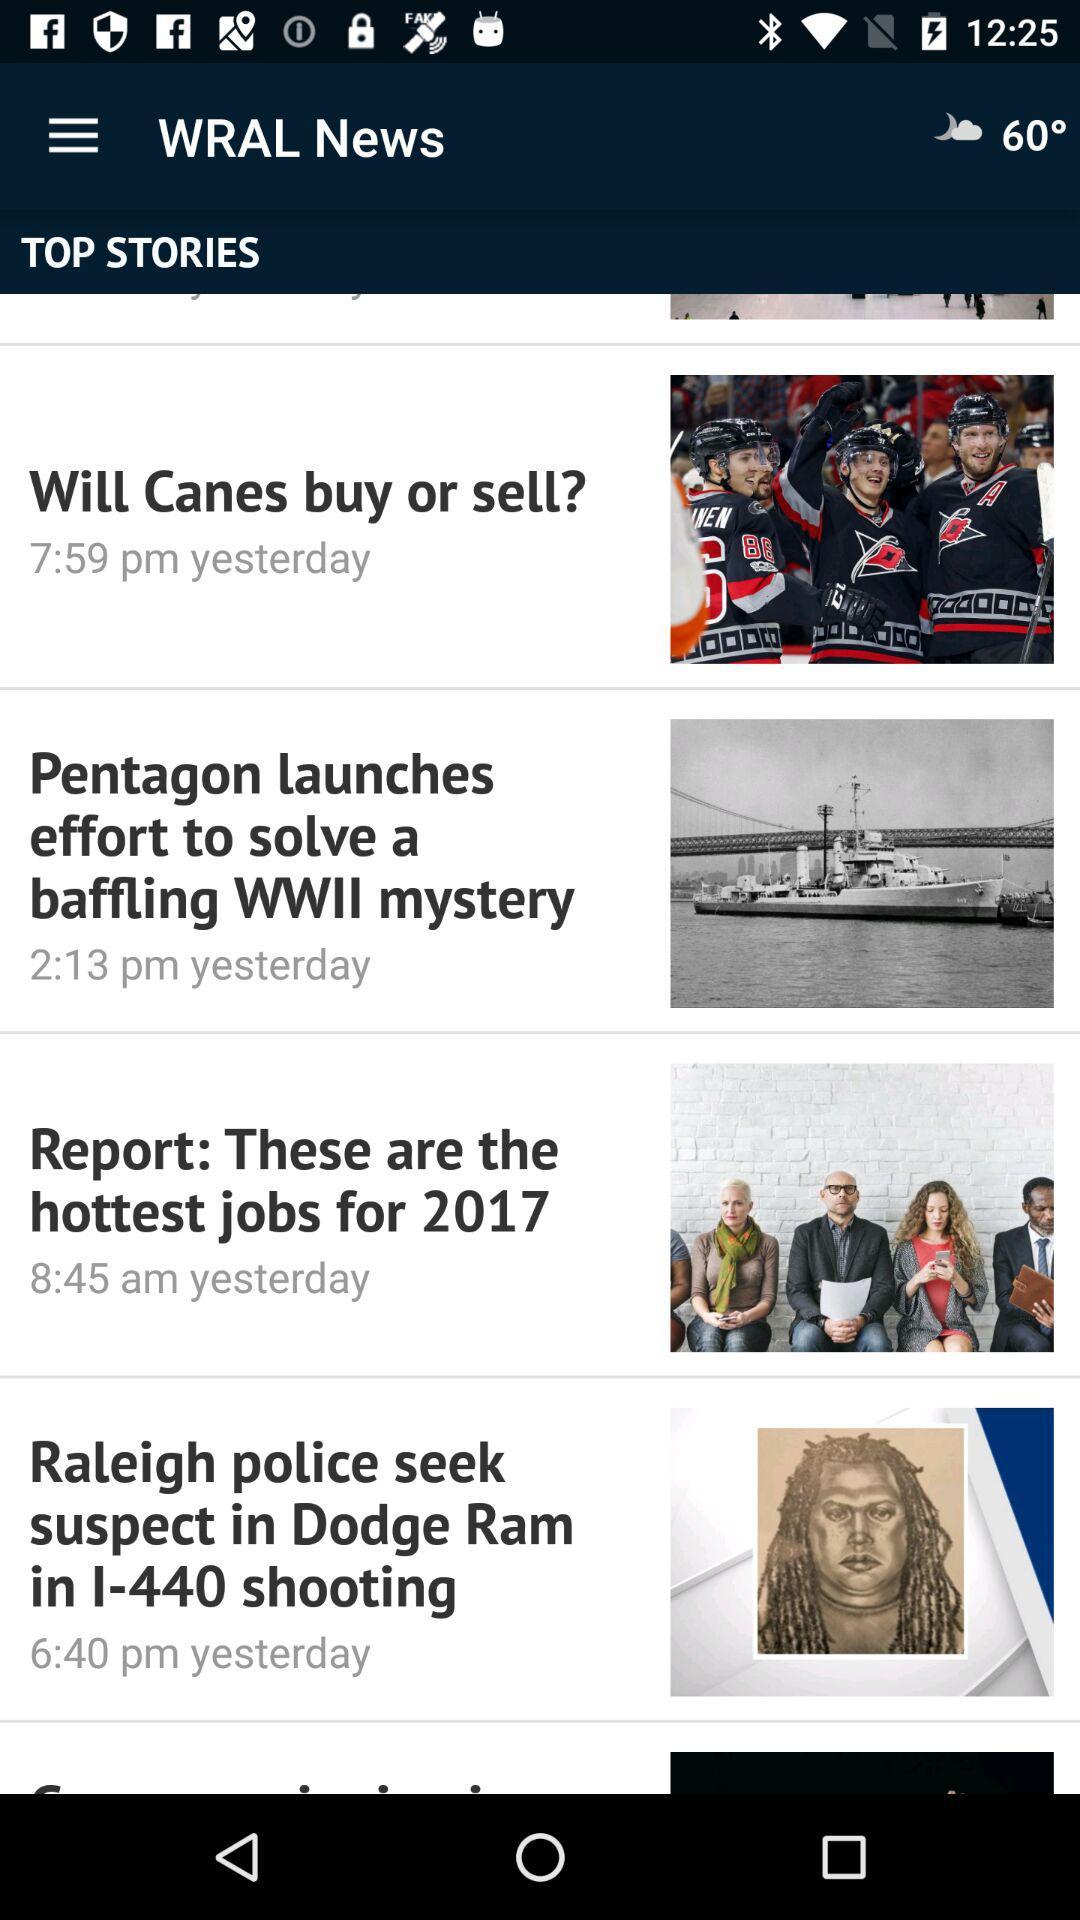  Describe the element at coordinates (540, 251) in the screenshot. I see `top stories` at that location.